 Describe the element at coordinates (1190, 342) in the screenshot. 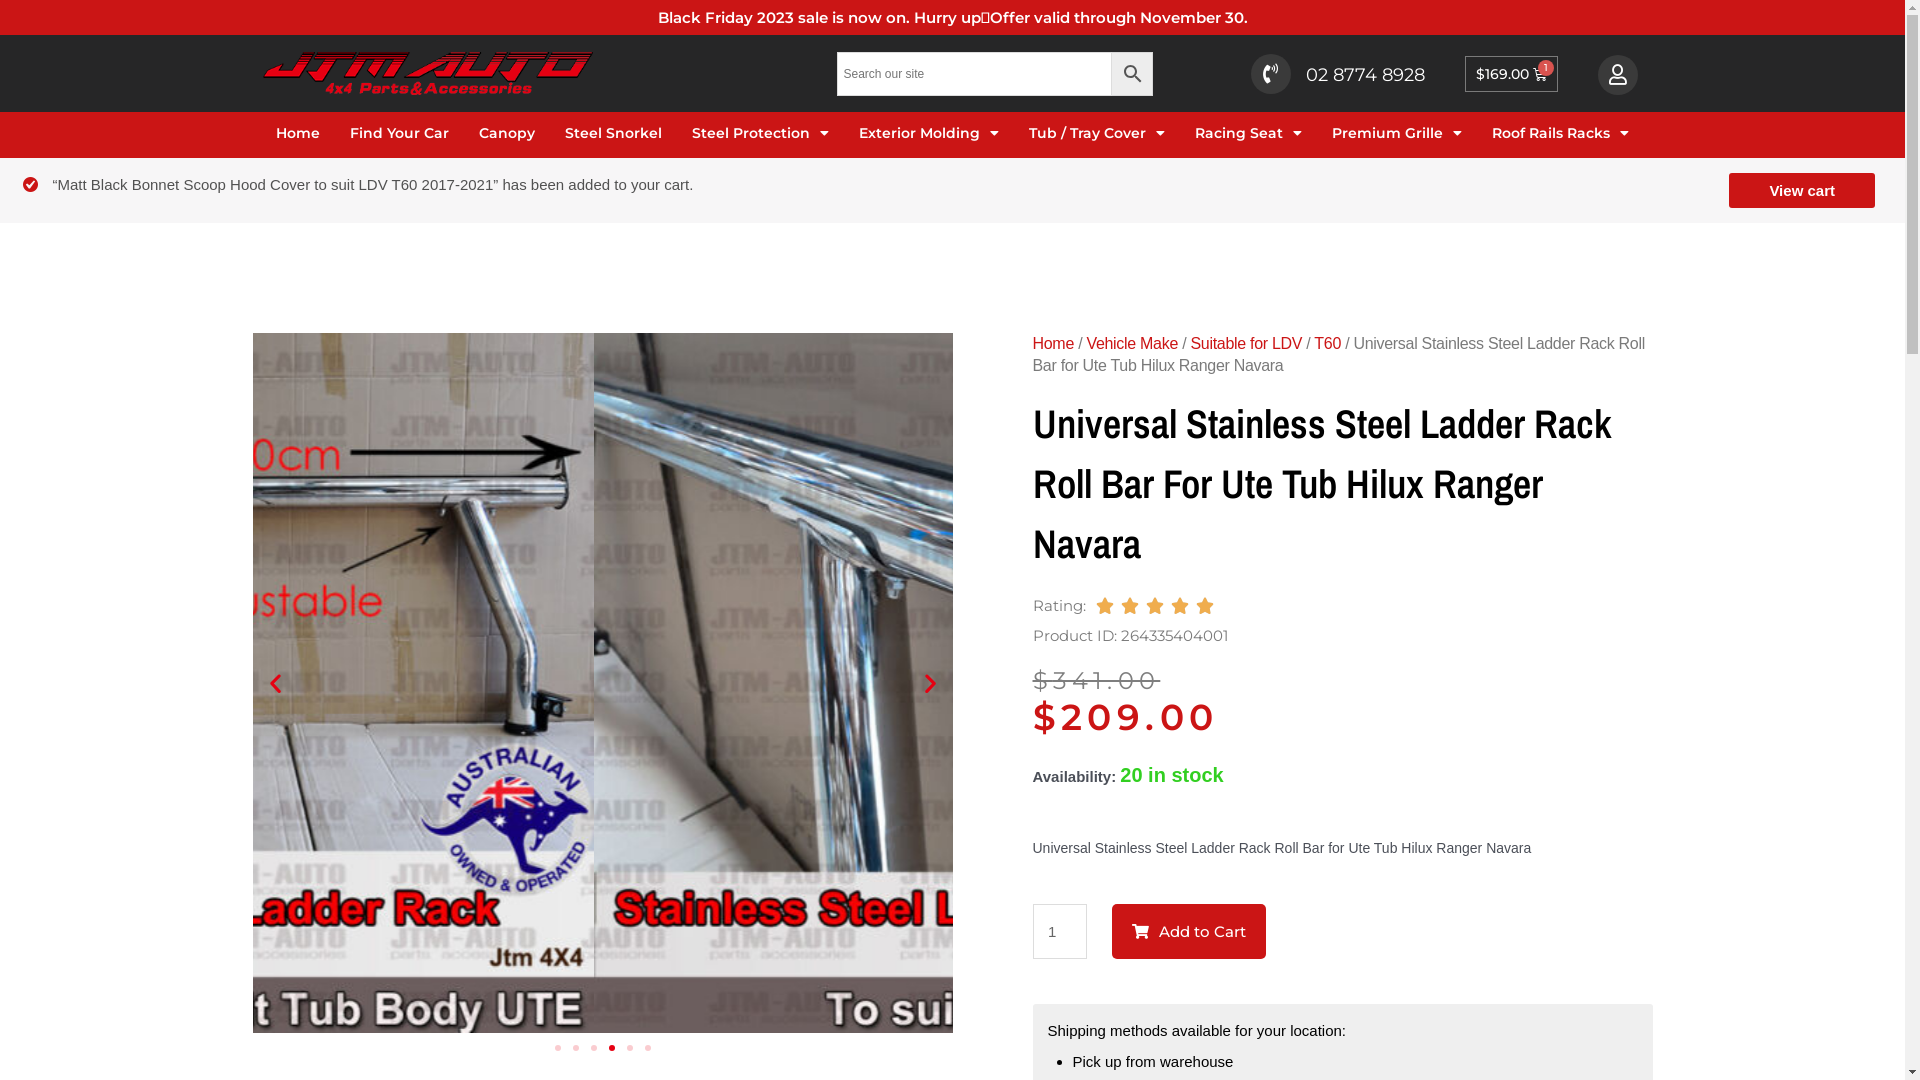

I see `'Suitable for LDV'` at that location.